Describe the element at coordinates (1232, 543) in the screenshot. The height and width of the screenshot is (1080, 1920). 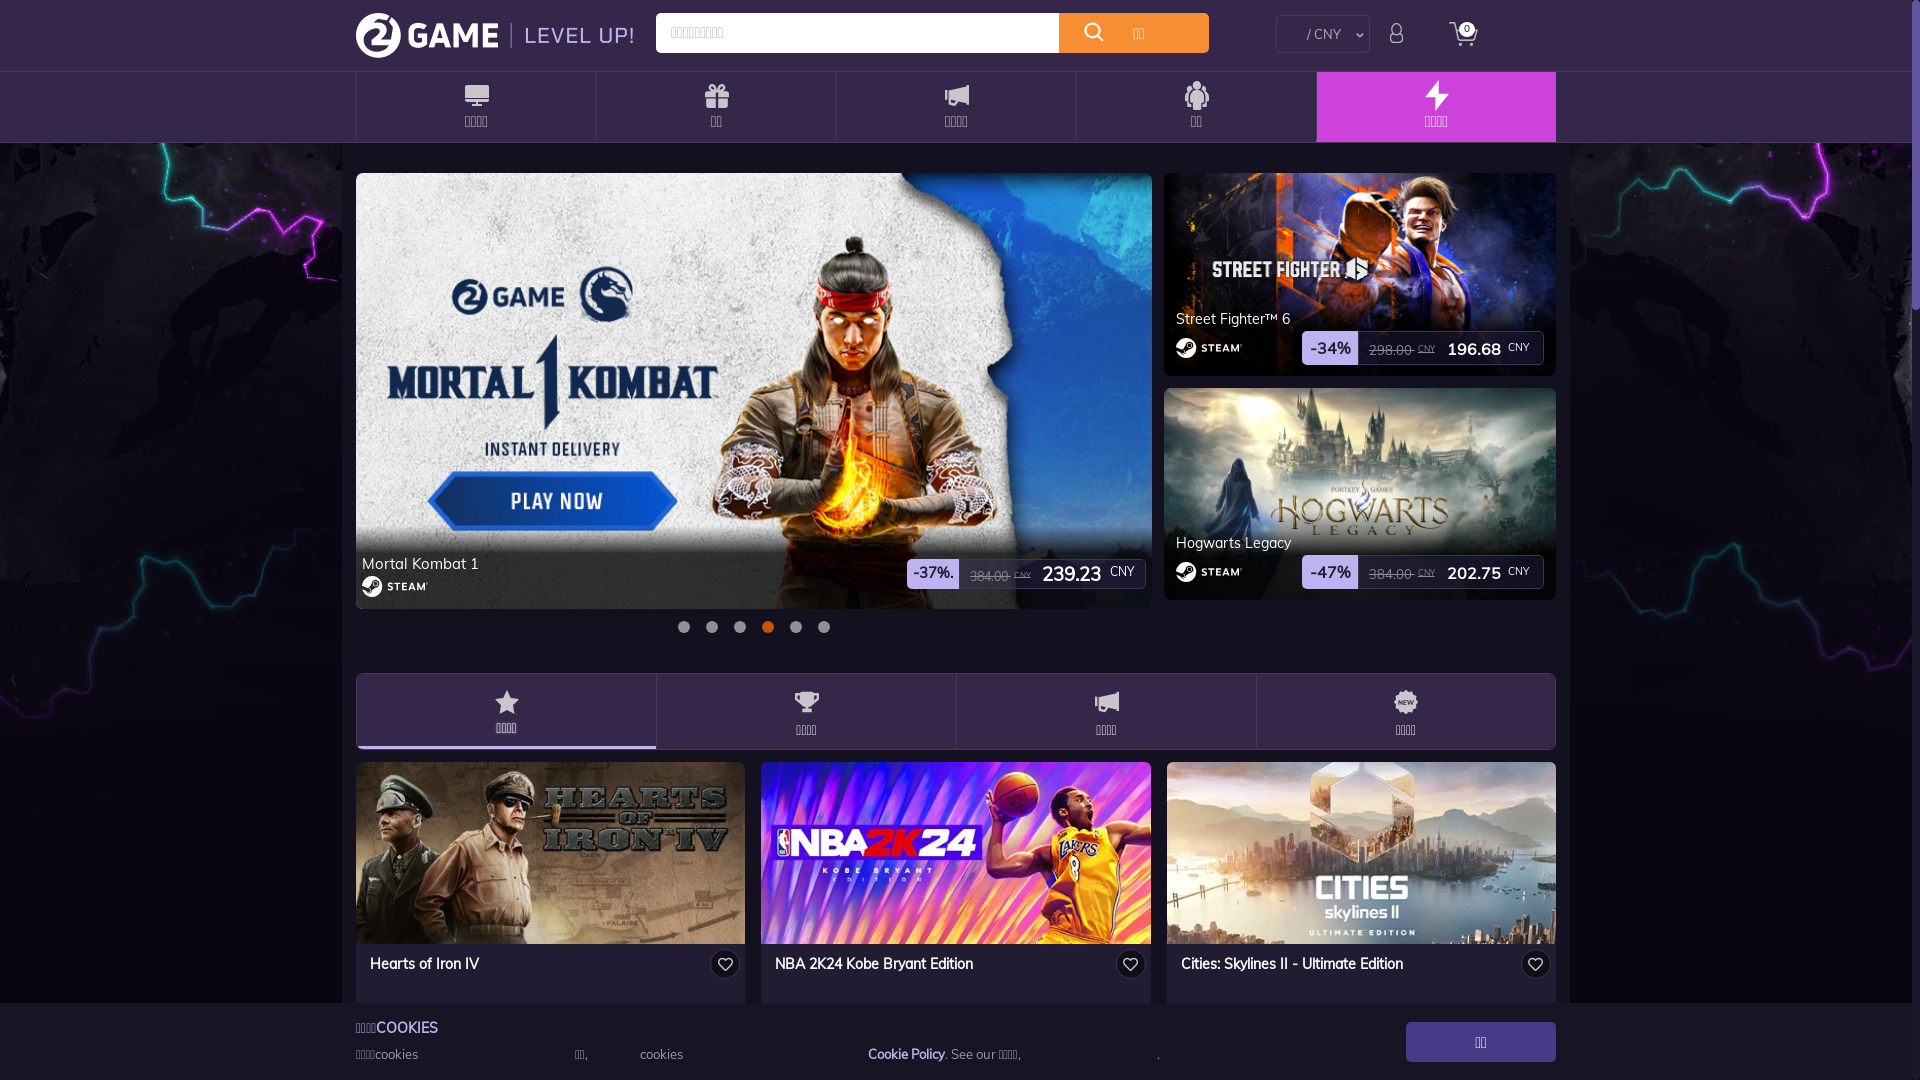
I see `'Hogwarts Legacy'` at that location.